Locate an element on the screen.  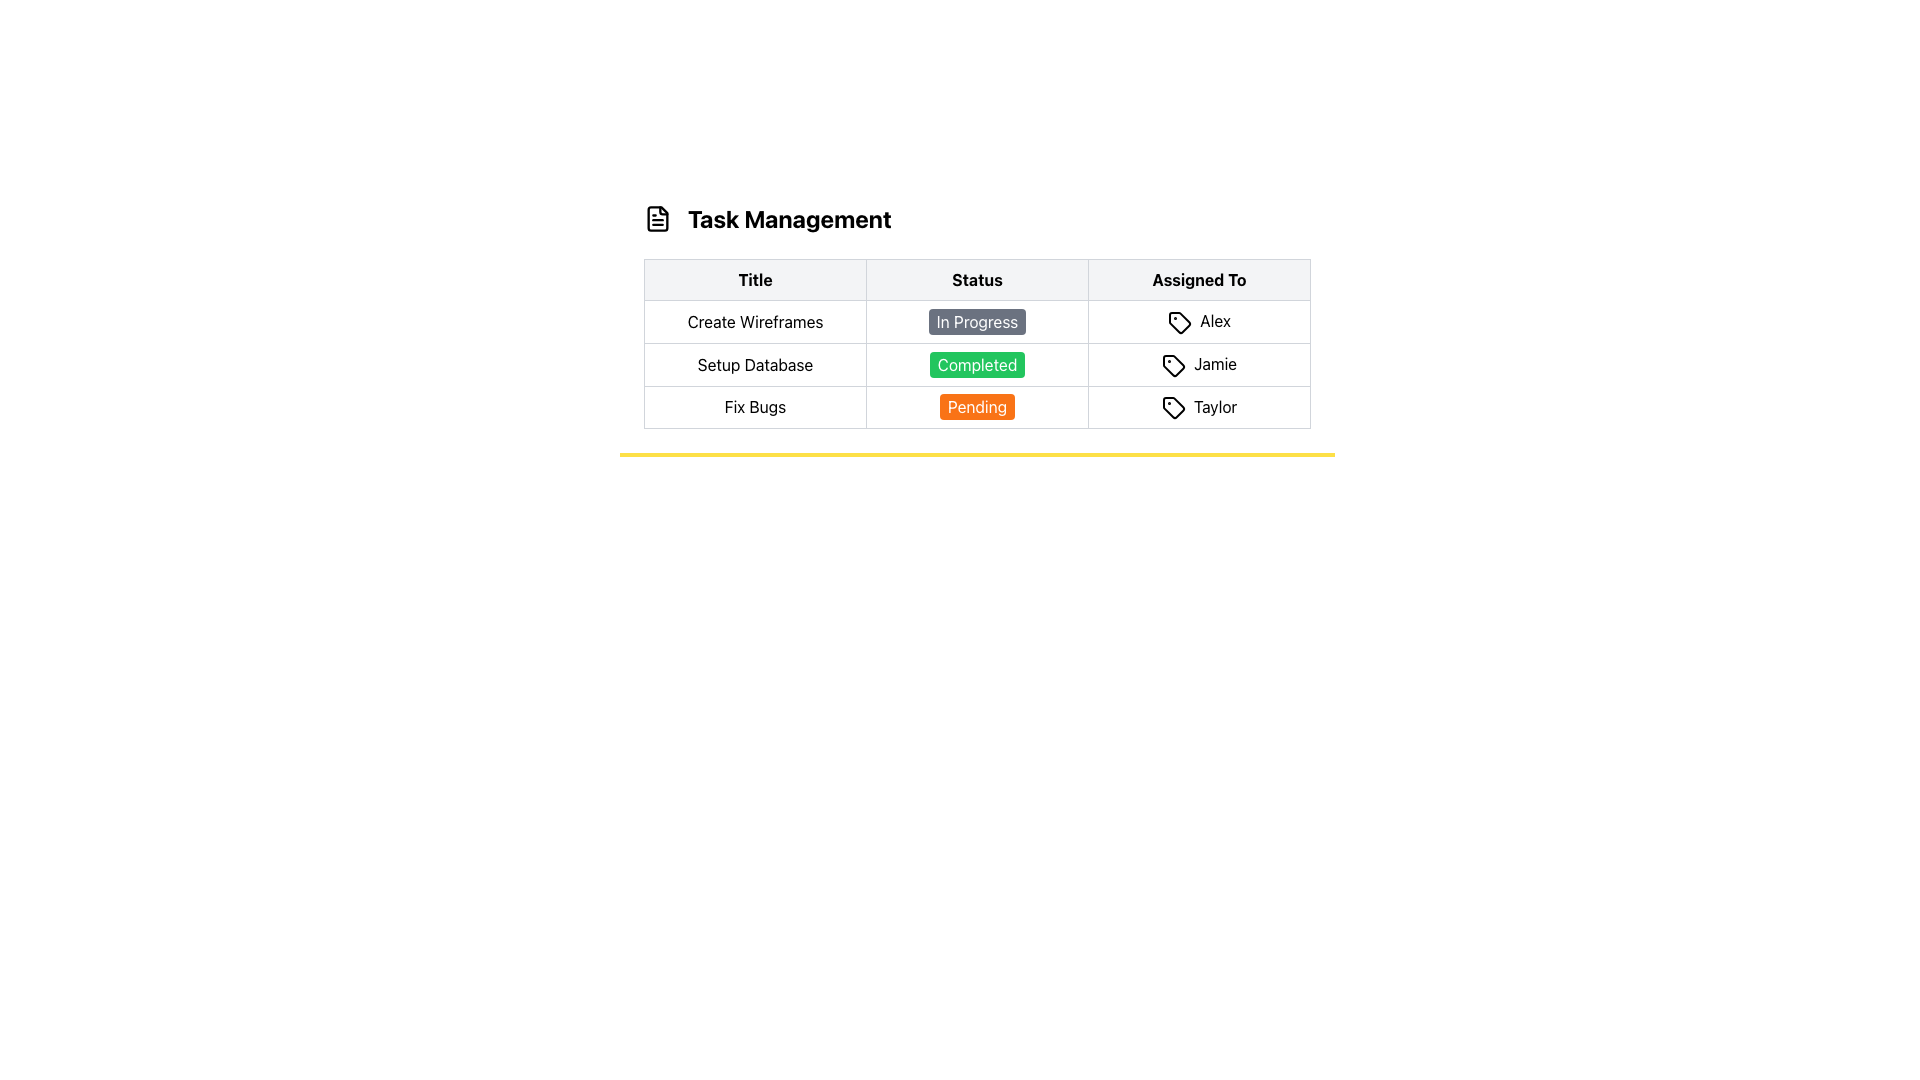
the Text Label displaying the title of a task in the task management table, located in the first row under the 'Title' column is located at coordinates (754, 320).